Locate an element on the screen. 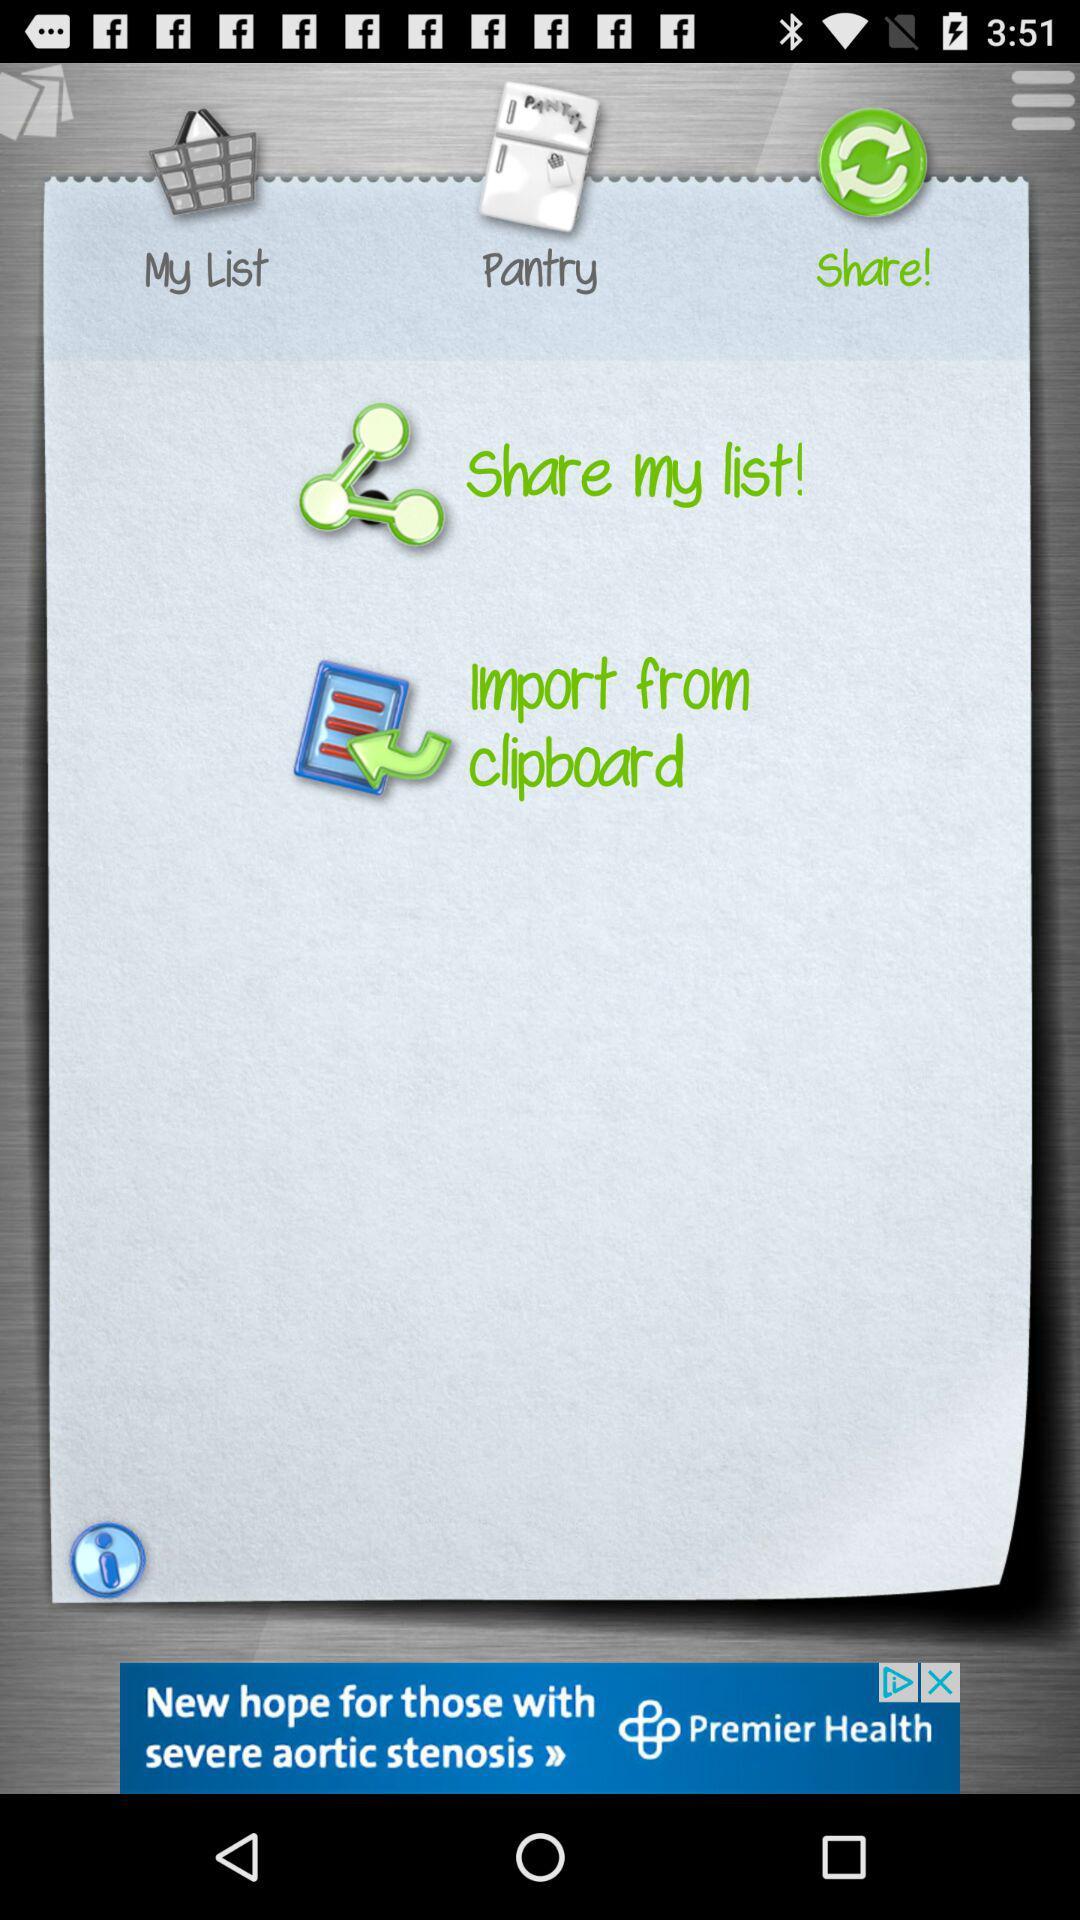  advertisement is located at coordinates (540, 1727).